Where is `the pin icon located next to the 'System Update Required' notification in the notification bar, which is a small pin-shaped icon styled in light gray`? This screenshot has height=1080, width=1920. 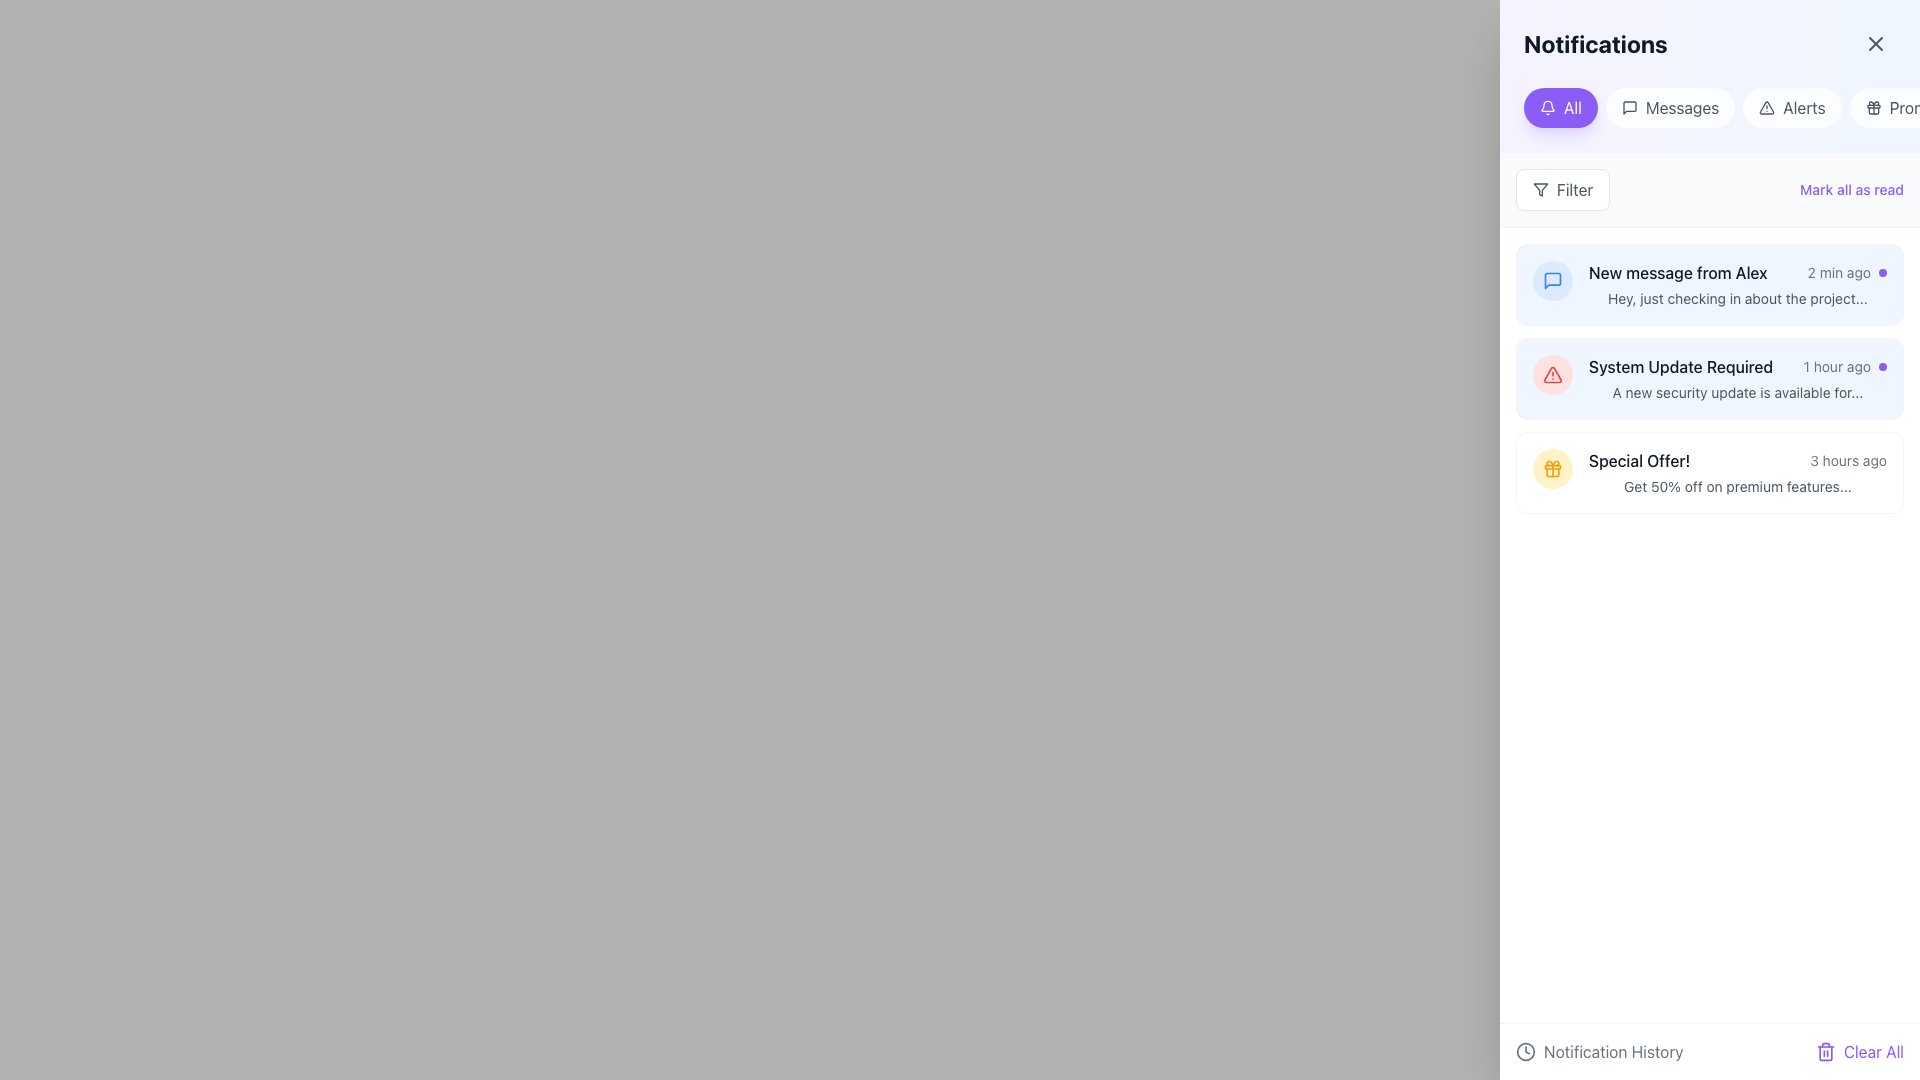 the pin icon located next to the 'System Update Required' notification in the notification bar, which is a small pin-shaped icon styled in light gray is located at coordinates (1830, 378).